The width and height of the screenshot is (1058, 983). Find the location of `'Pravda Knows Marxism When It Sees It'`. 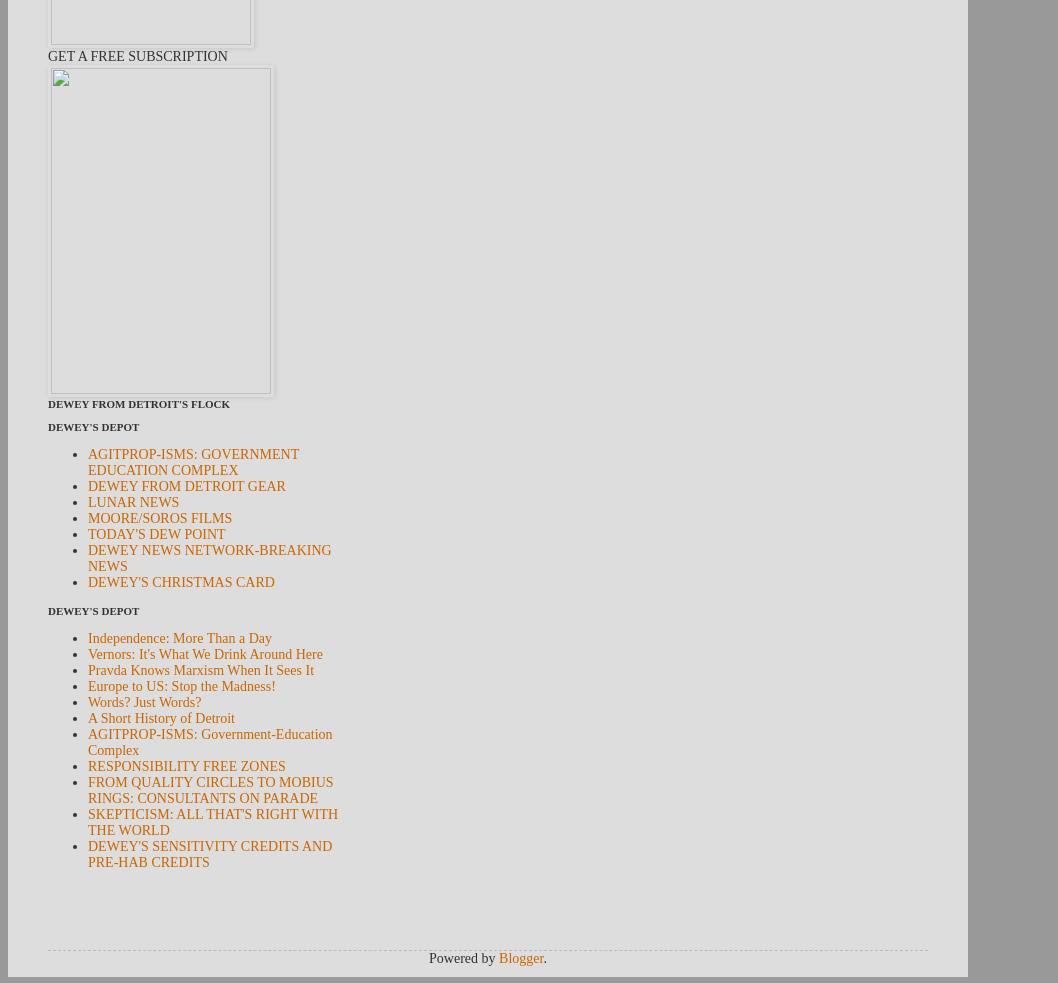

'Pravda Knows Marxism When It Sees It' is located at coordinates (201, 669).